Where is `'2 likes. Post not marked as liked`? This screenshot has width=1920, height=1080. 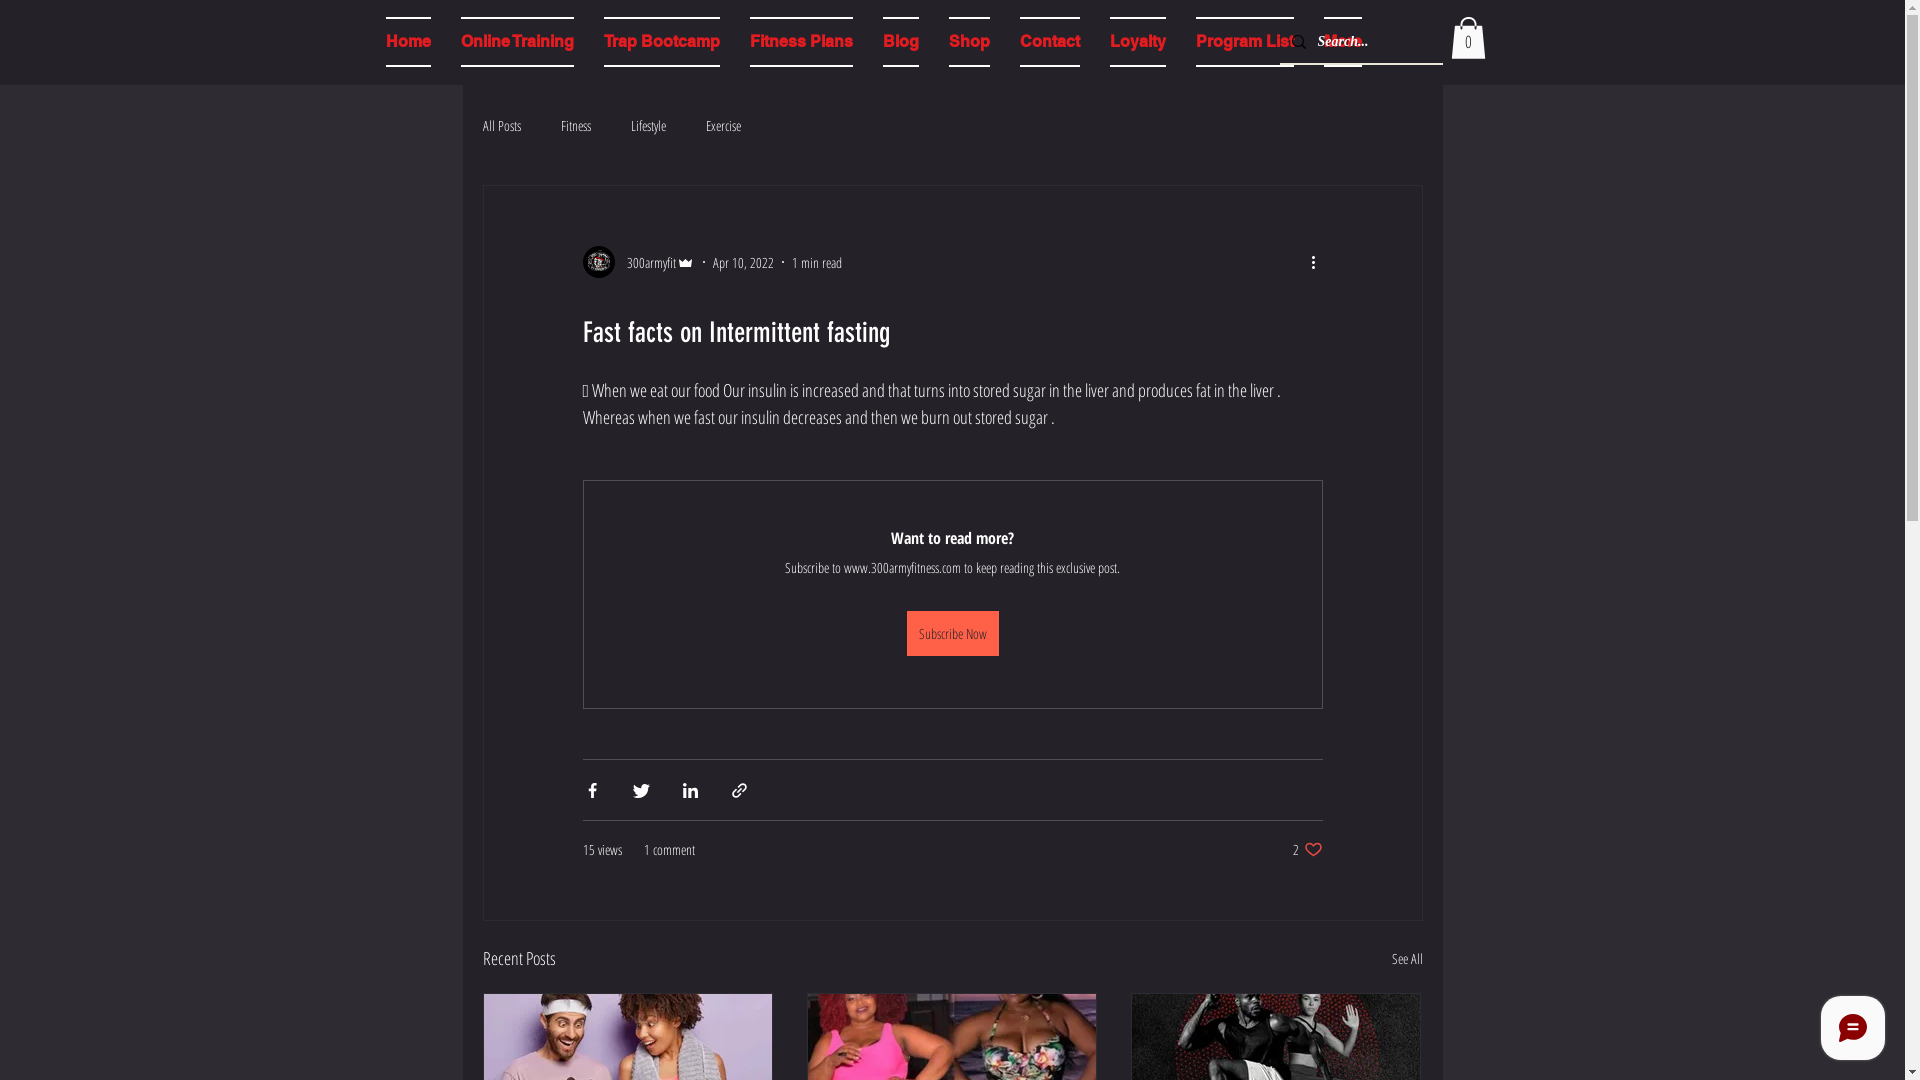
'2 likes. Post not marked as liked is located at coordinates (1291, 849).